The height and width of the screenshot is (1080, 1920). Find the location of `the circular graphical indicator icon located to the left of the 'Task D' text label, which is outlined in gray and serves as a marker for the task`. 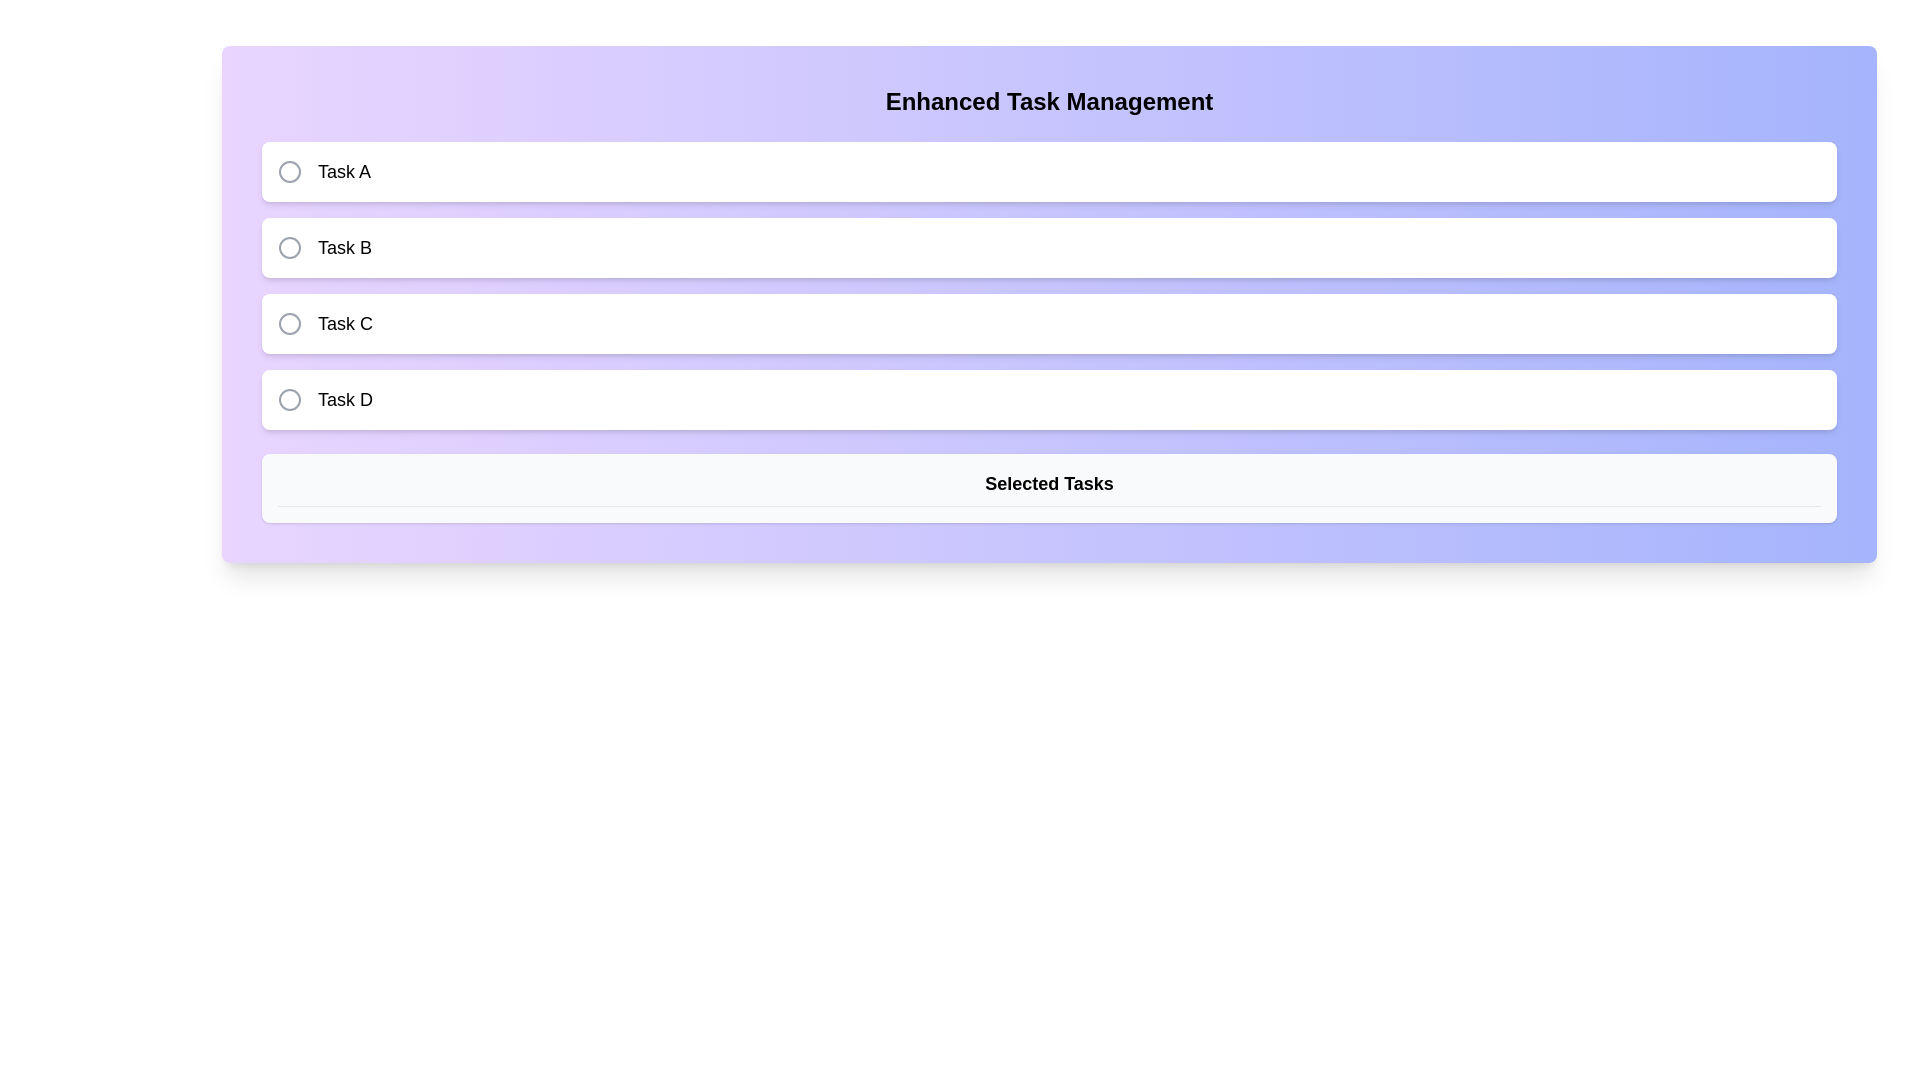

the circular graphical indicator icon located to the left of the 'Task D' text label, which is outlined in gray and serves as a marker for the task is located at coordinates (288, 400).